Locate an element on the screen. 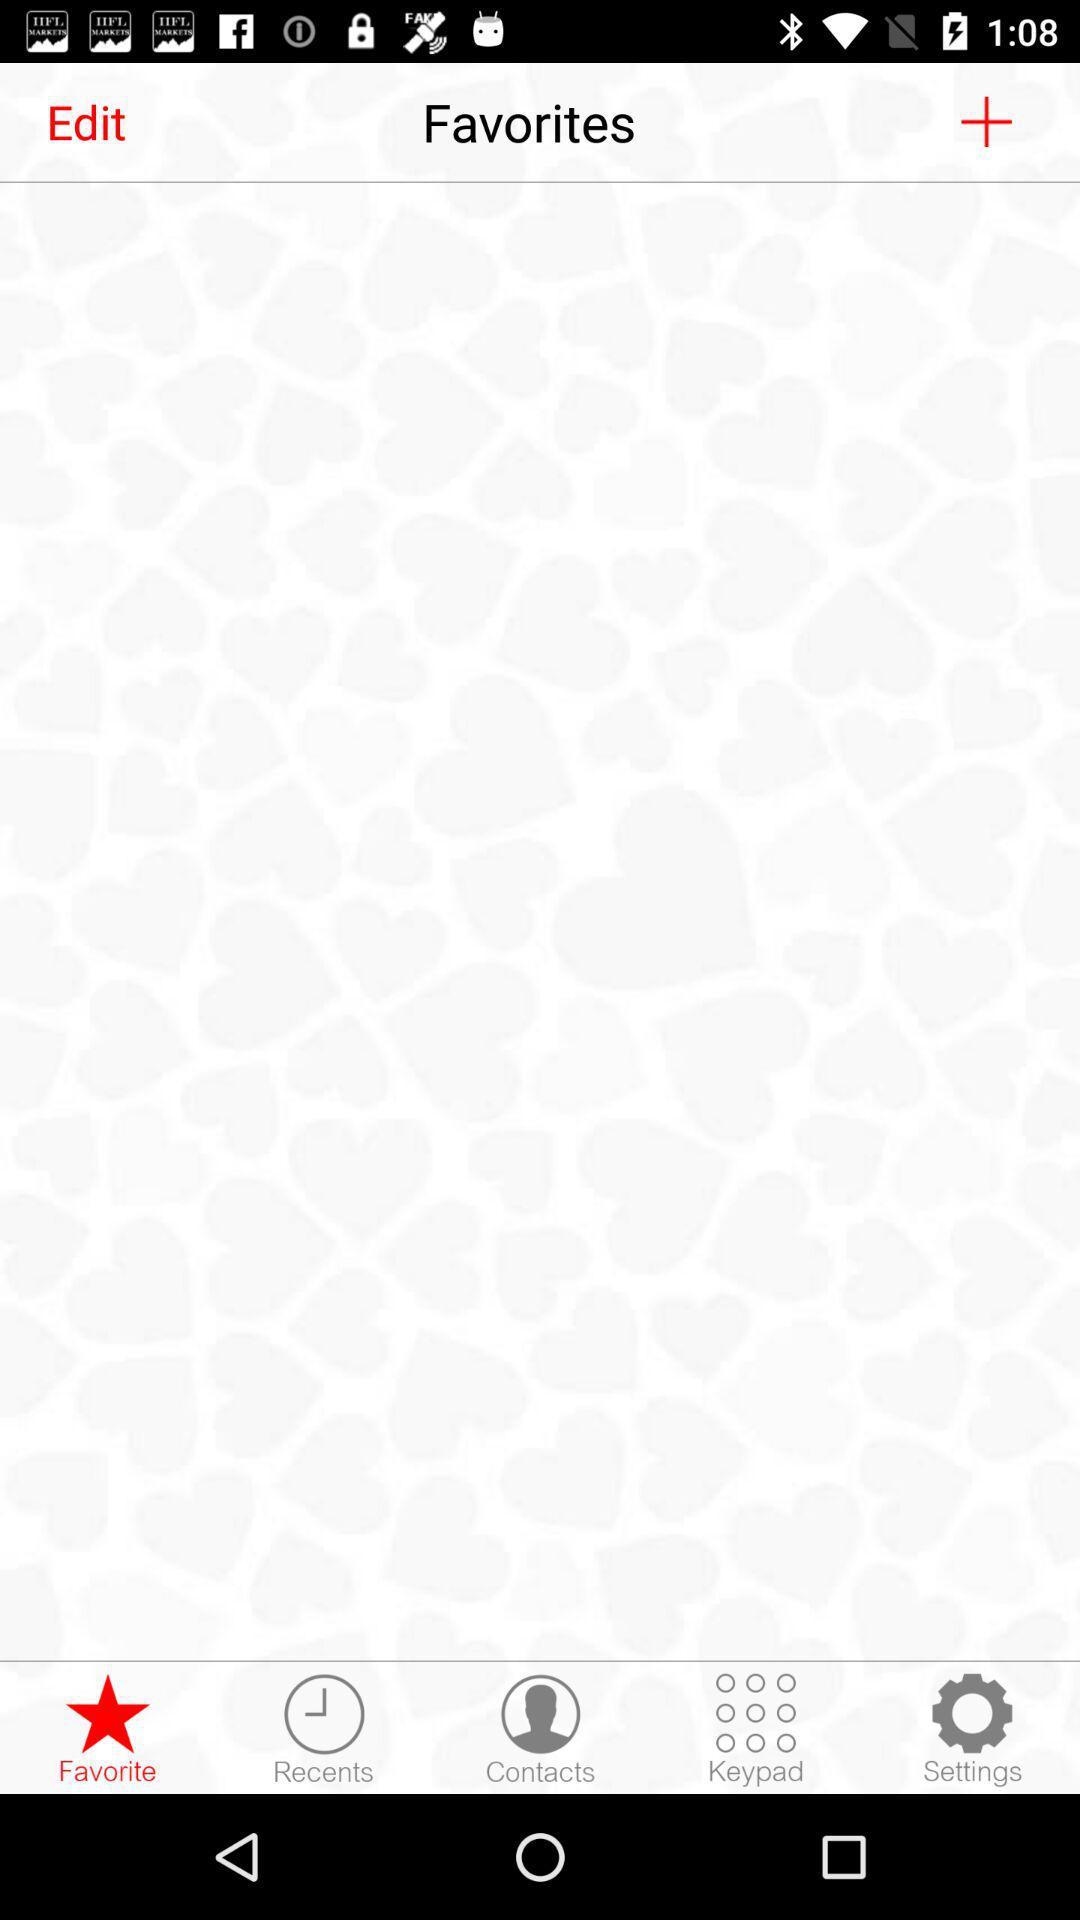 This screenshot has width=1080, height=1920. keyboard is located at coordinates (756, 1728).